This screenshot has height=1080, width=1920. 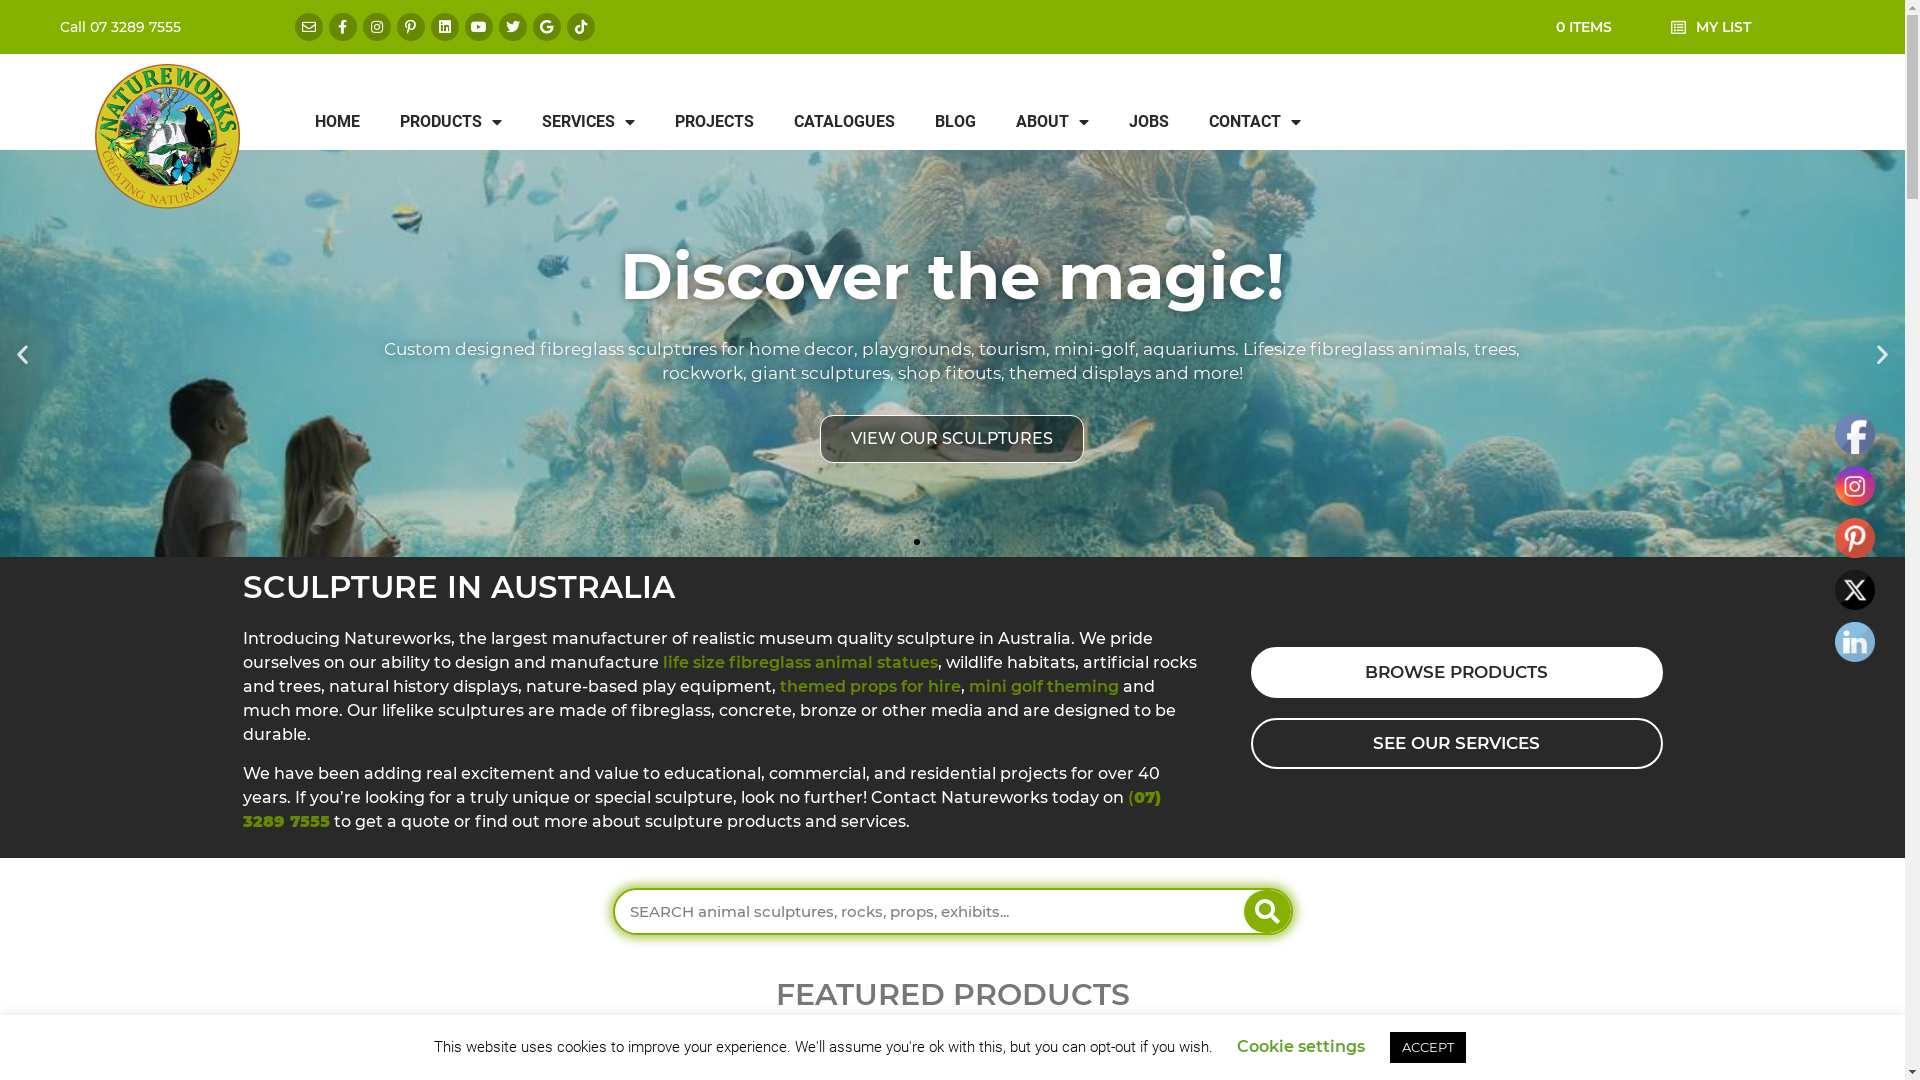 What do you see at coordinates (954, 122) in the screenshot?
I see `'BLOG'` at bounding box center [954, 122].